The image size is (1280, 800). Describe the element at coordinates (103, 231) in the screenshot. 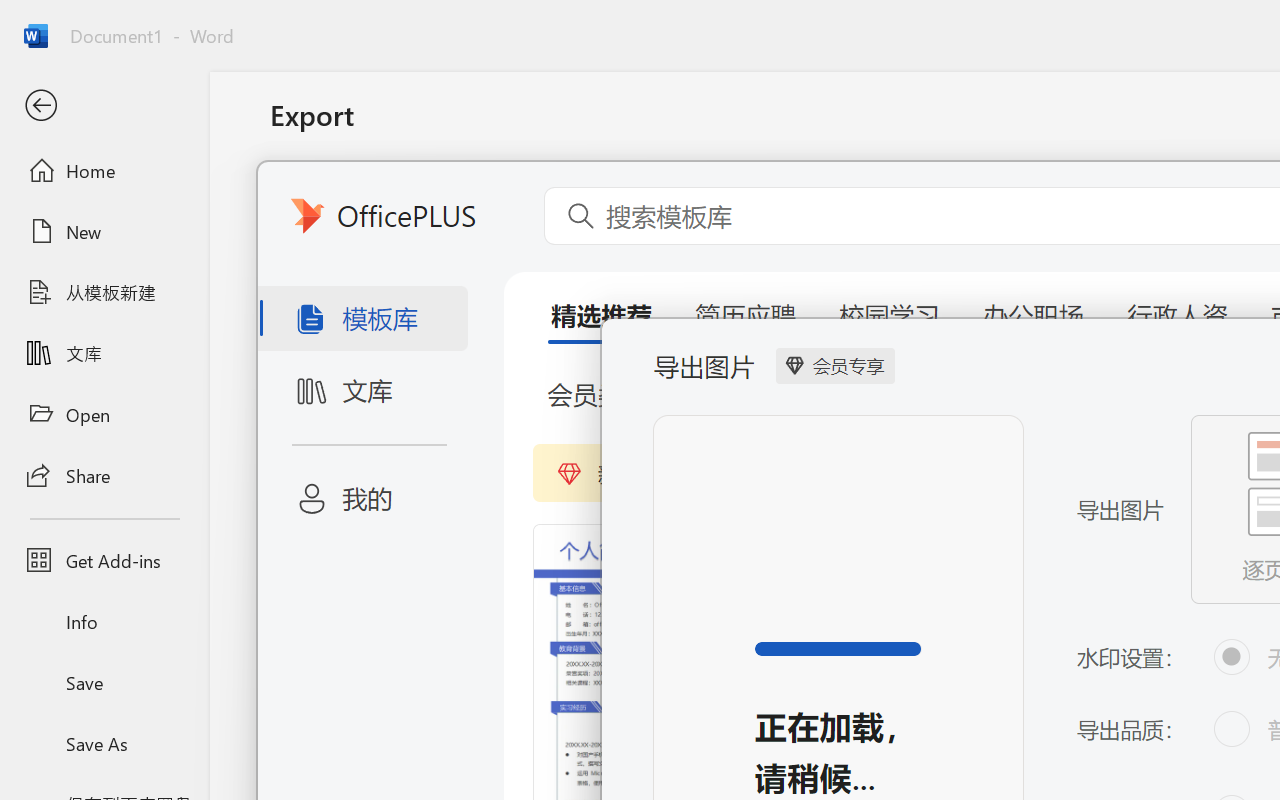

I see `'New'` at that location.